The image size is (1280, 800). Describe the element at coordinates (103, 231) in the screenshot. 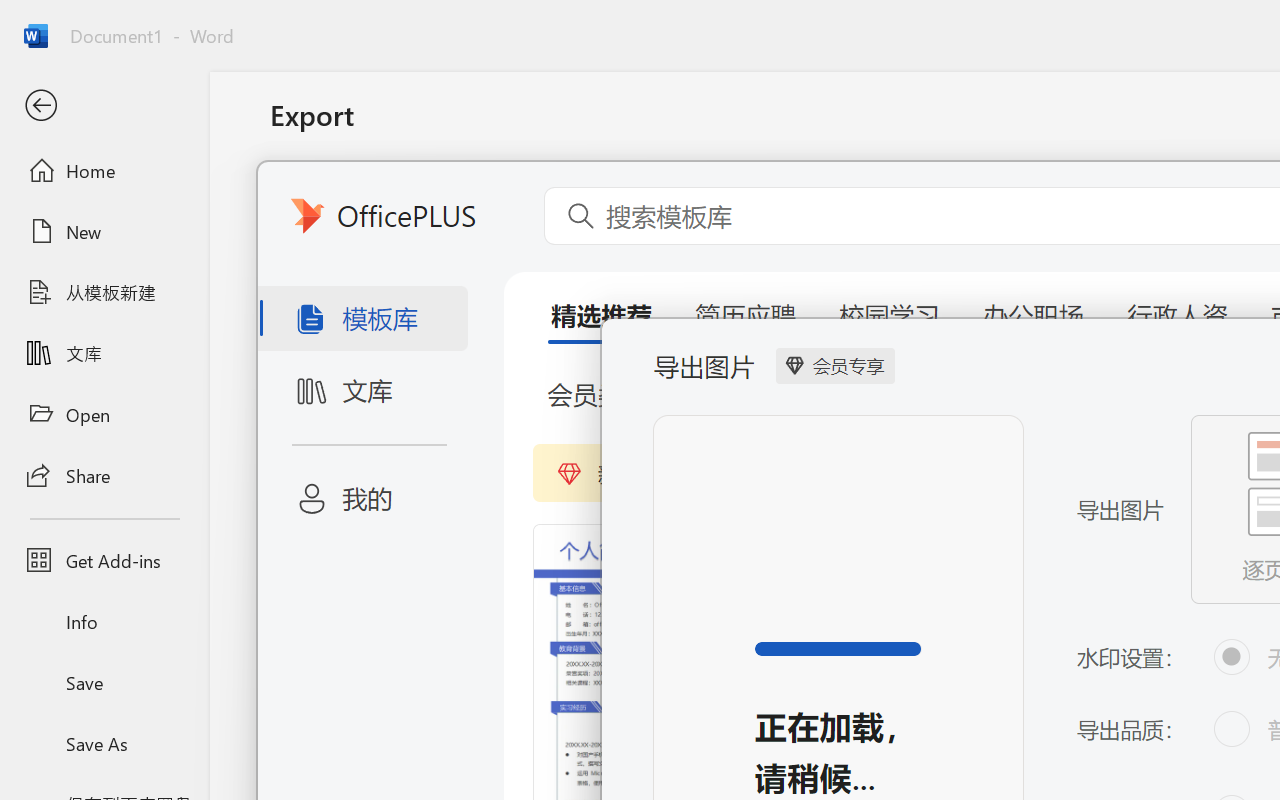

I see `'New'` at that location.